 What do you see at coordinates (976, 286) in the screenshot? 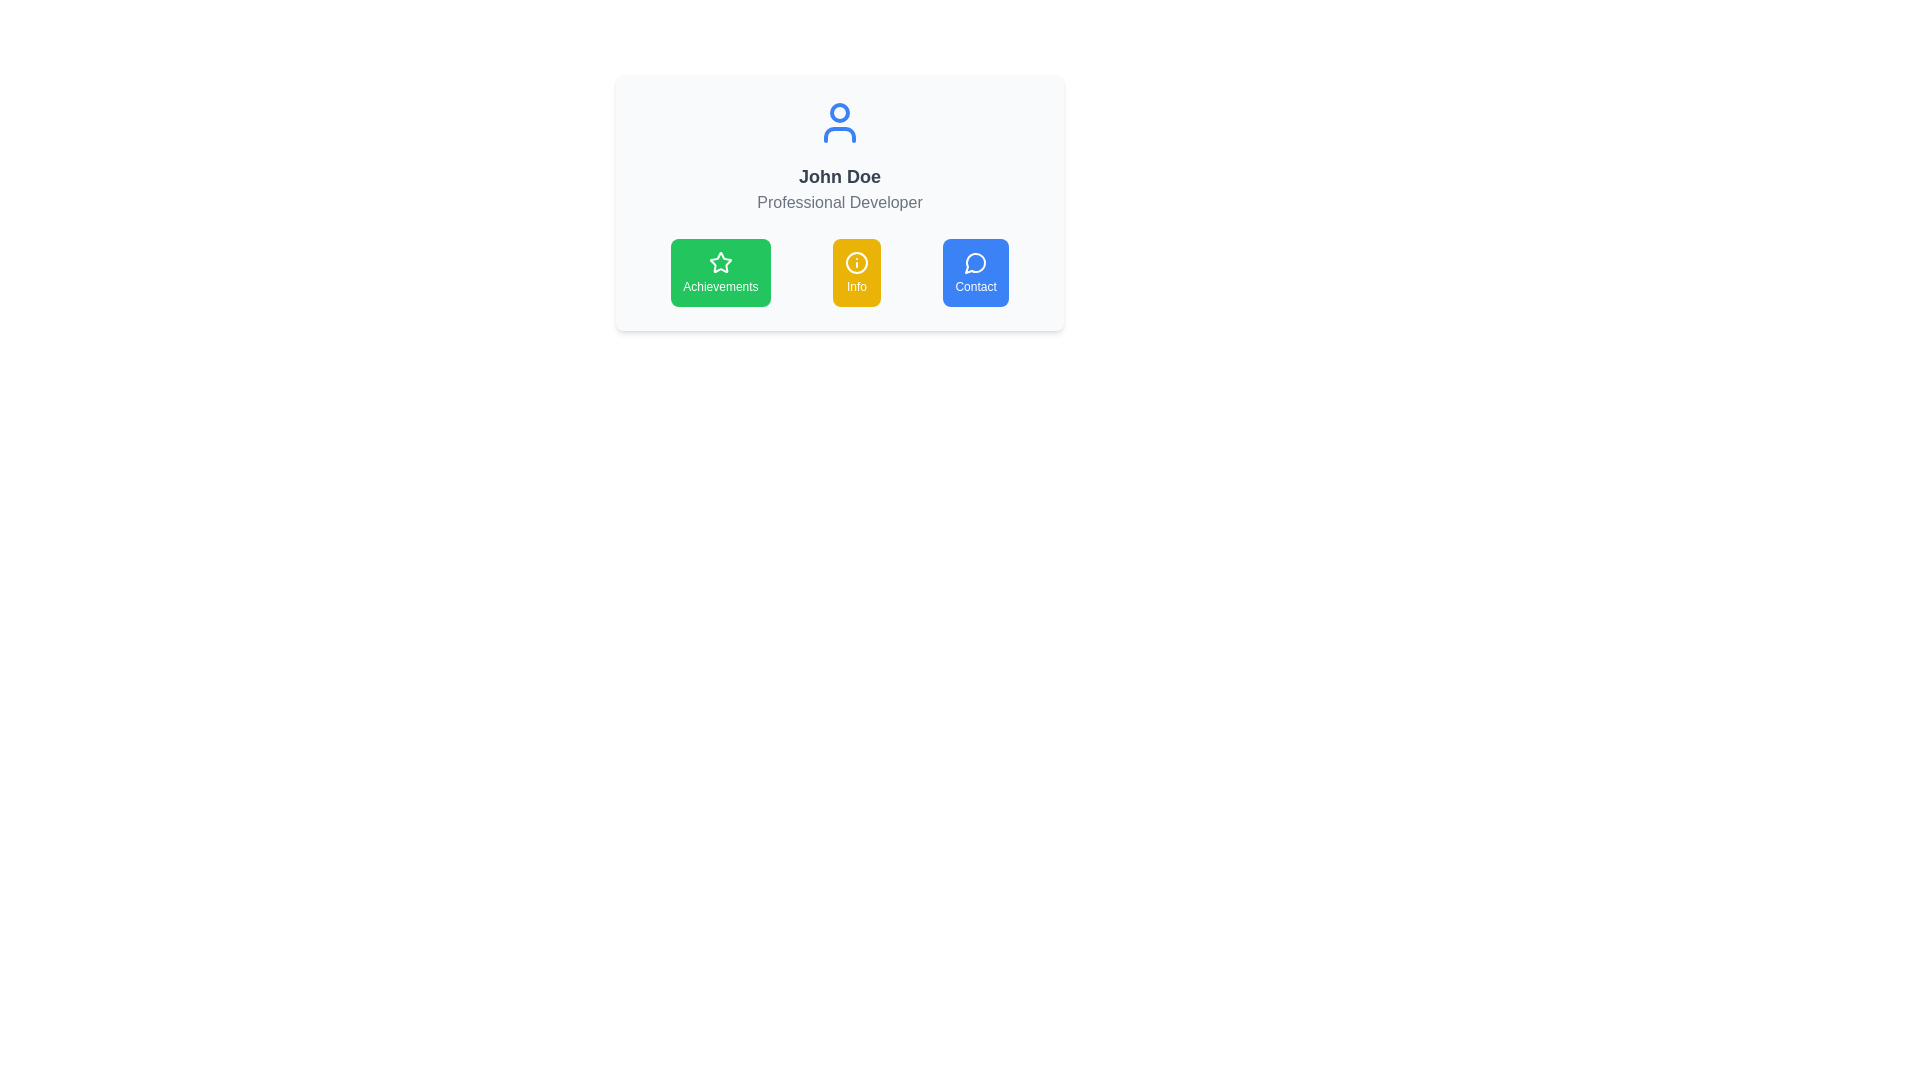
I see `the 'Contact' text label located beneath the message icon within a blue and white themed button` at bounding box center [976, 286].